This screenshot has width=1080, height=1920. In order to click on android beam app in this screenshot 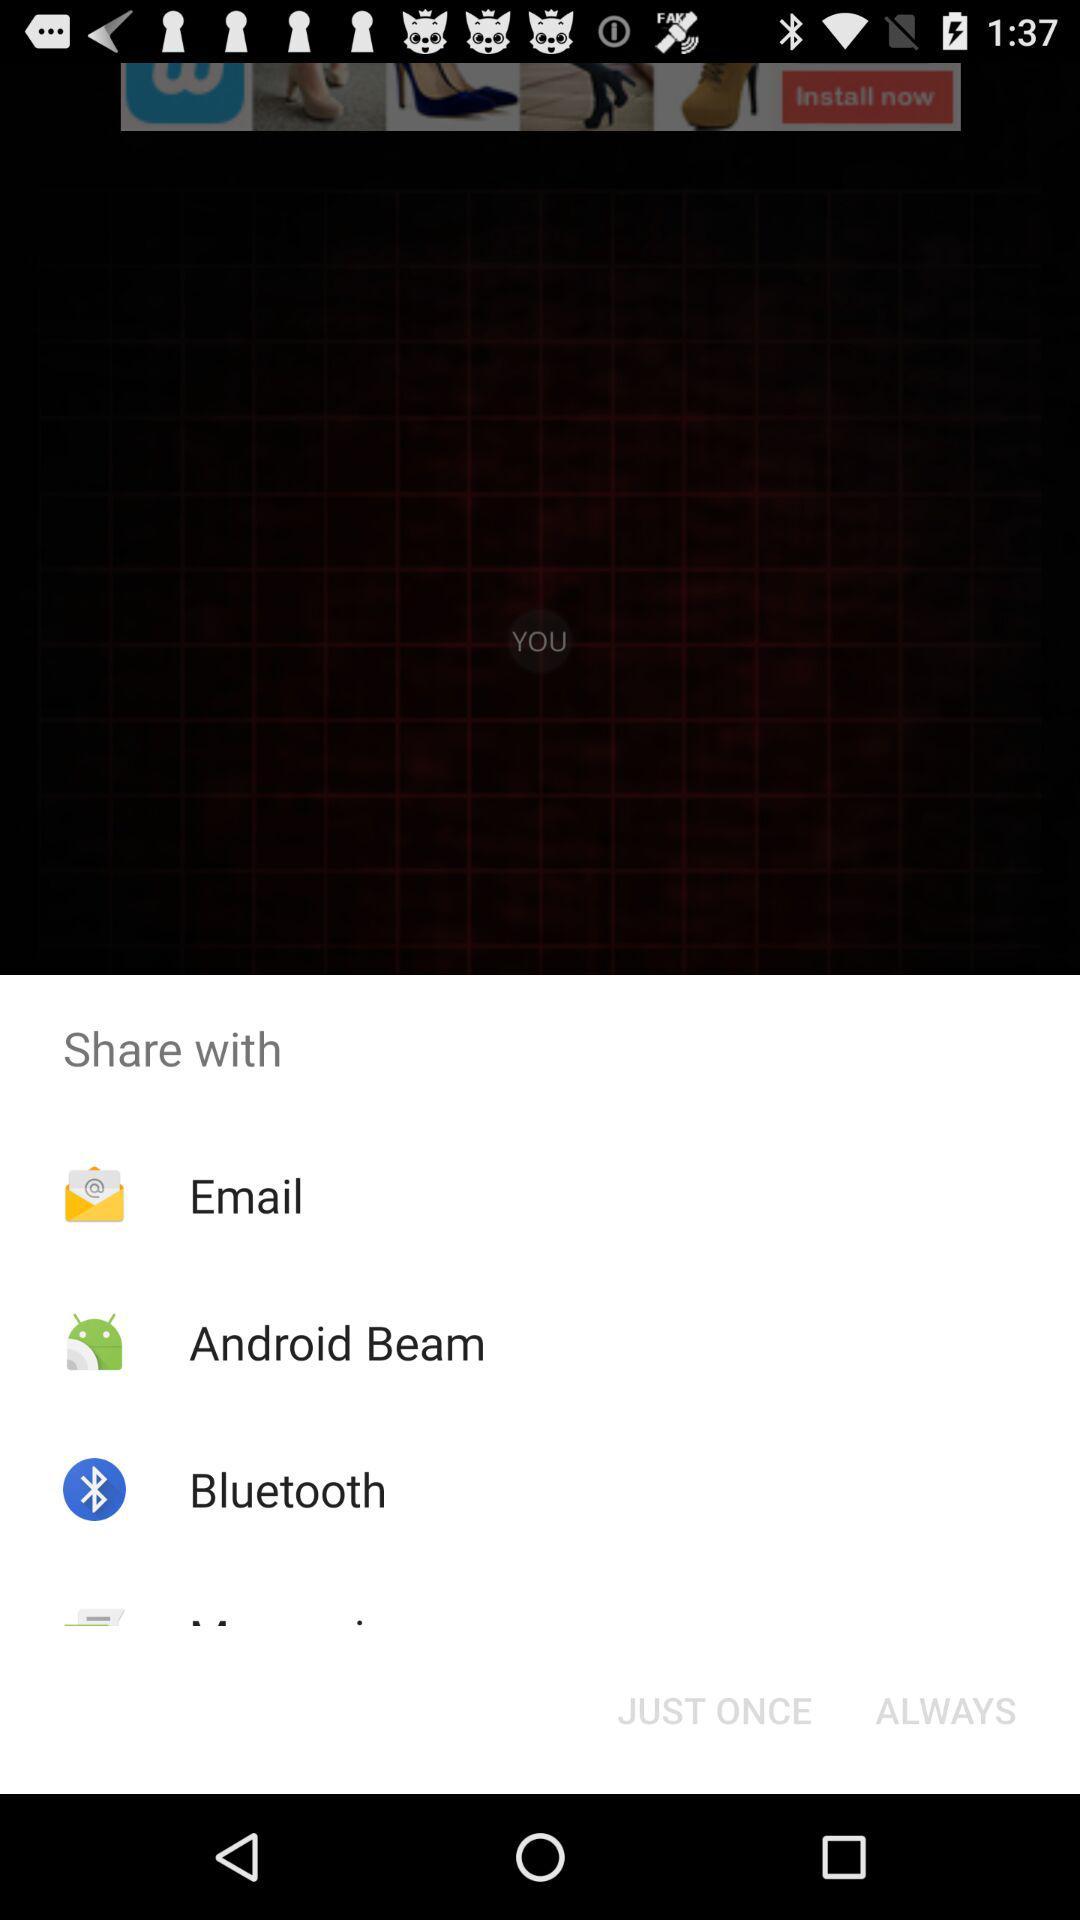, I will do `click(336, 1342)`.